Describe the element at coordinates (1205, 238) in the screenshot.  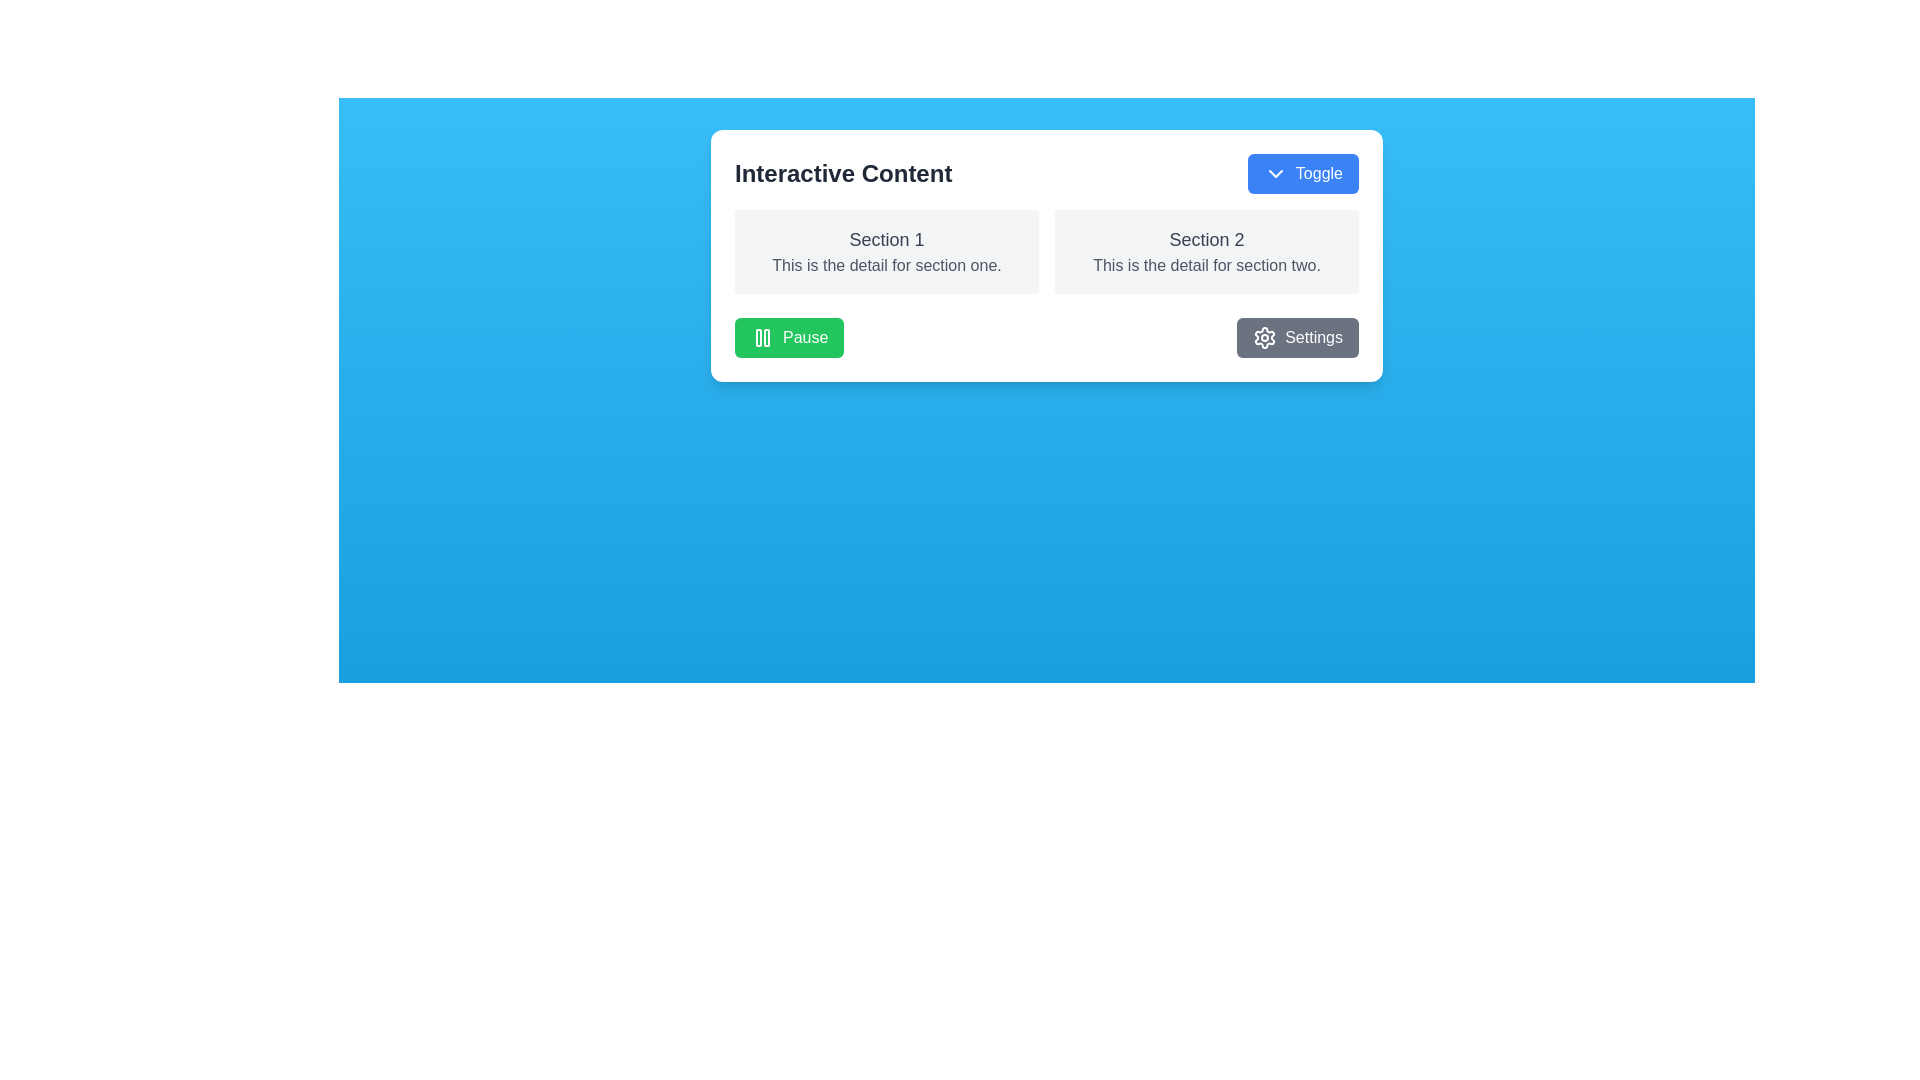
I see `the text label reading 'Section 2' which is styled with a larger font size and medium font weight, located on the right side of the central white panel` at that location.